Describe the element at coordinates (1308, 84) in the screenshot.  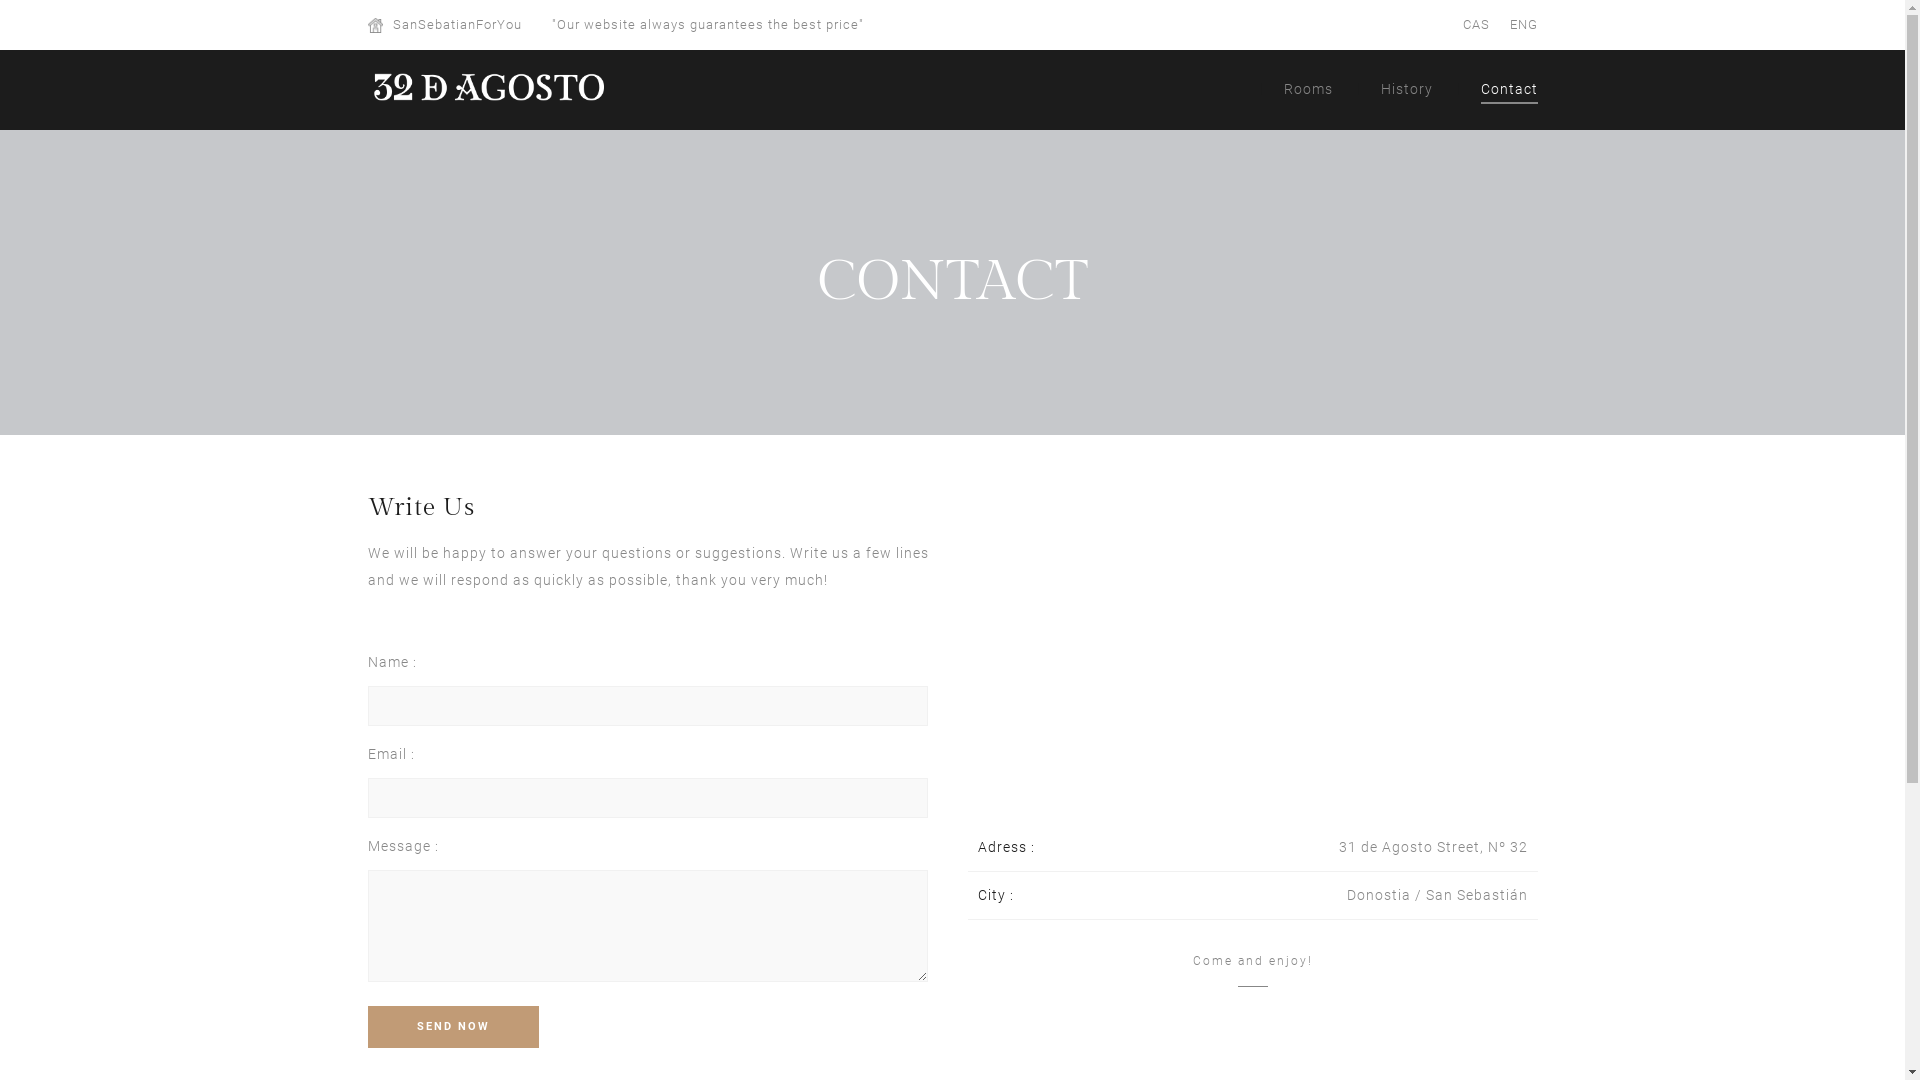
I see `'Rooms'` at that location.